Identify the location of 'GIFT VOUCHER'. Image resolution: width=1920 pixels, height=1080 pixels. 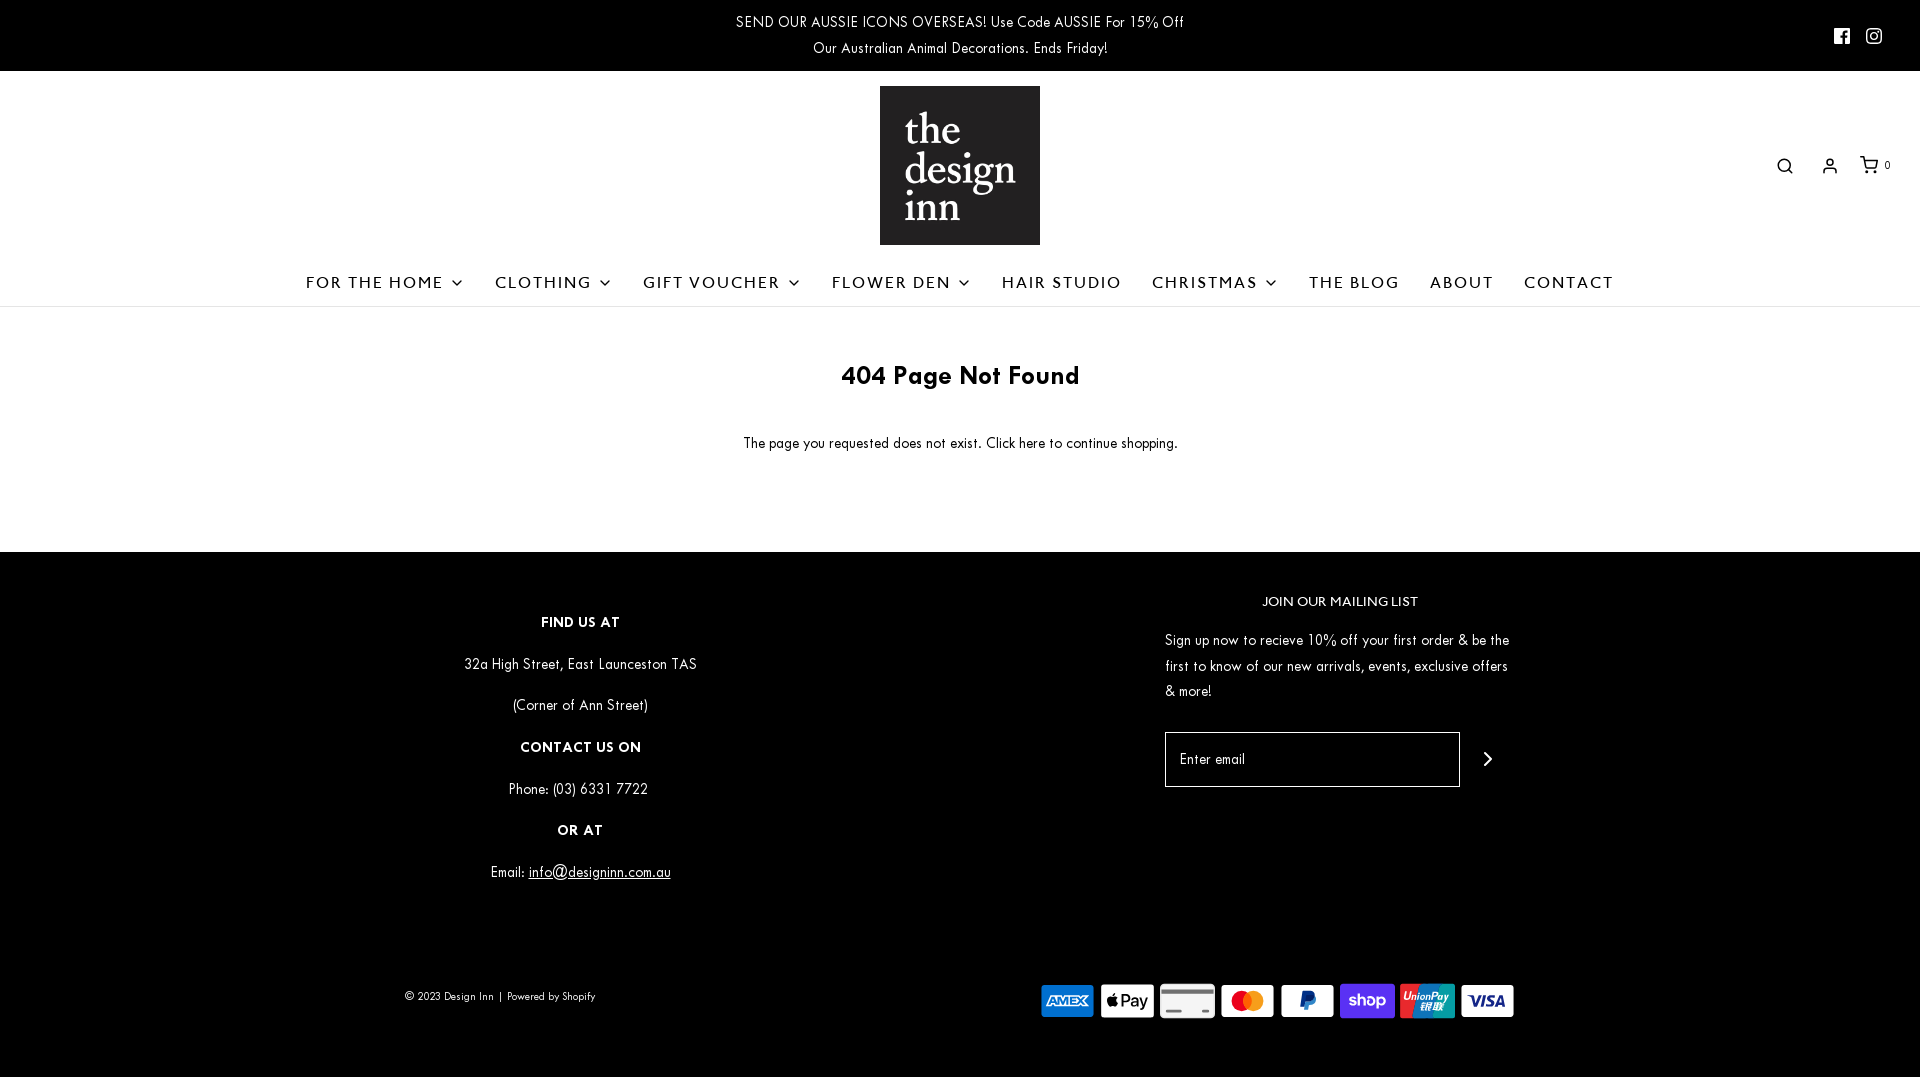
(721, 282).